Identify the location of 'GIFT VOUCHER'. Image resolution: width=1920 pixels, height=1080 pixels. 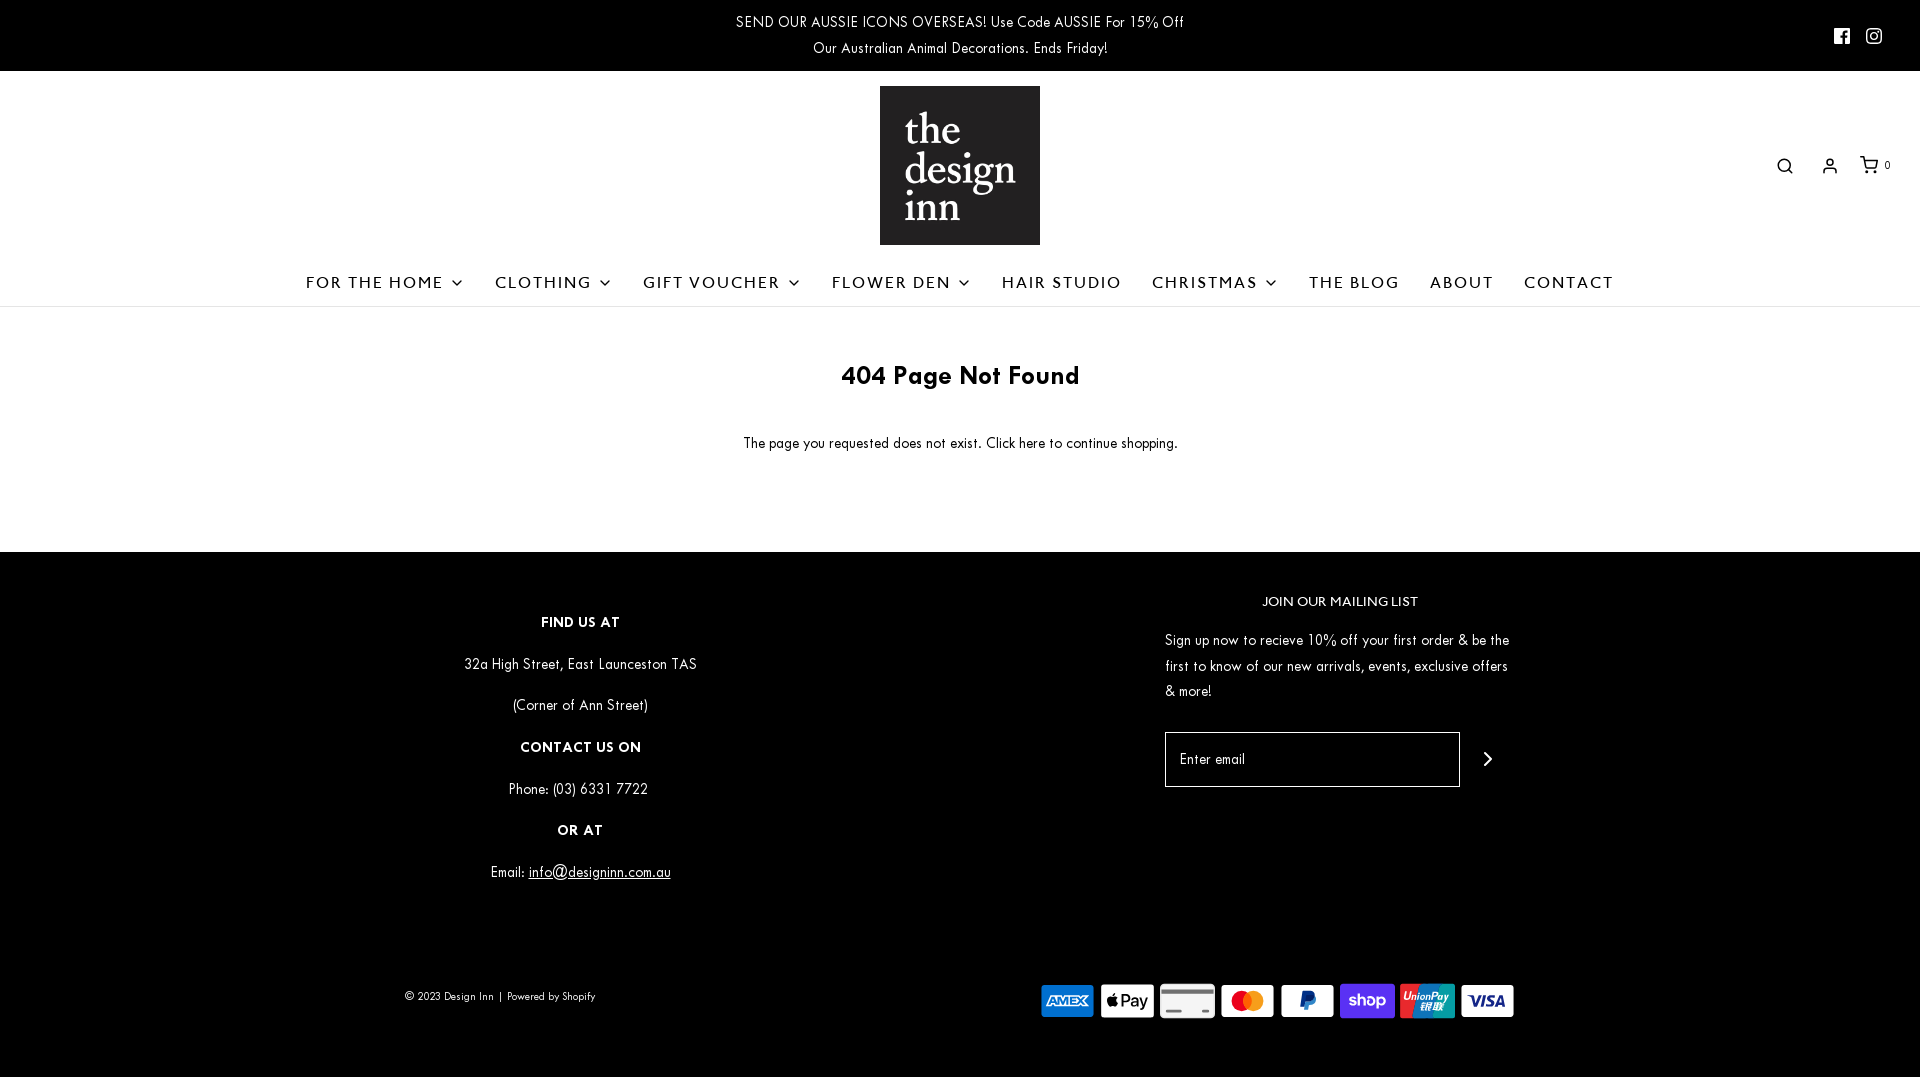
(721, 282).